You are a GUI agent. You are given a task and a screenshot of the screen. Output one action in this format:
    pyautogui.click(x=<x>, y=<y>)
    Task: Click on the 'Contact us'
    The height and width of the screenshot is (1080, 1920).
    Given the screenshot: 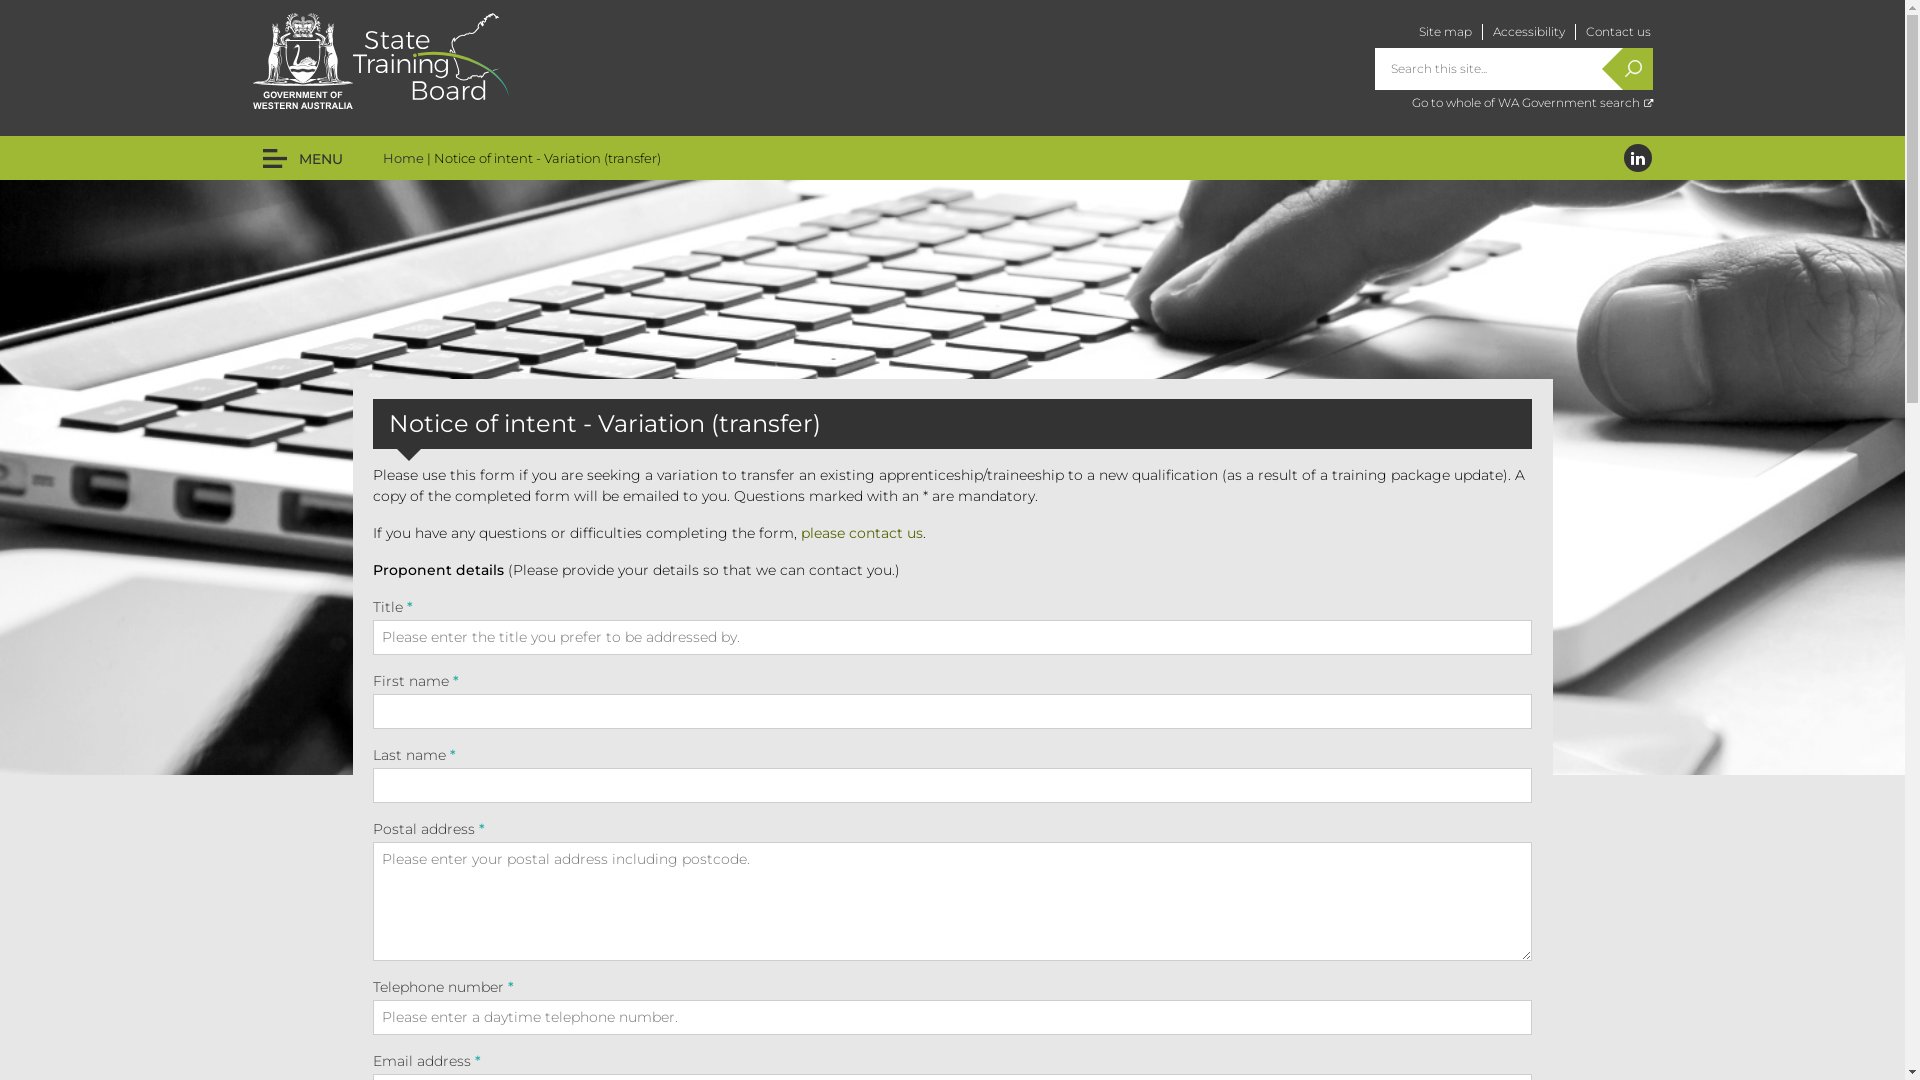 What is the action you would take?
    pyautogui.click(x=1618, y=31)
    